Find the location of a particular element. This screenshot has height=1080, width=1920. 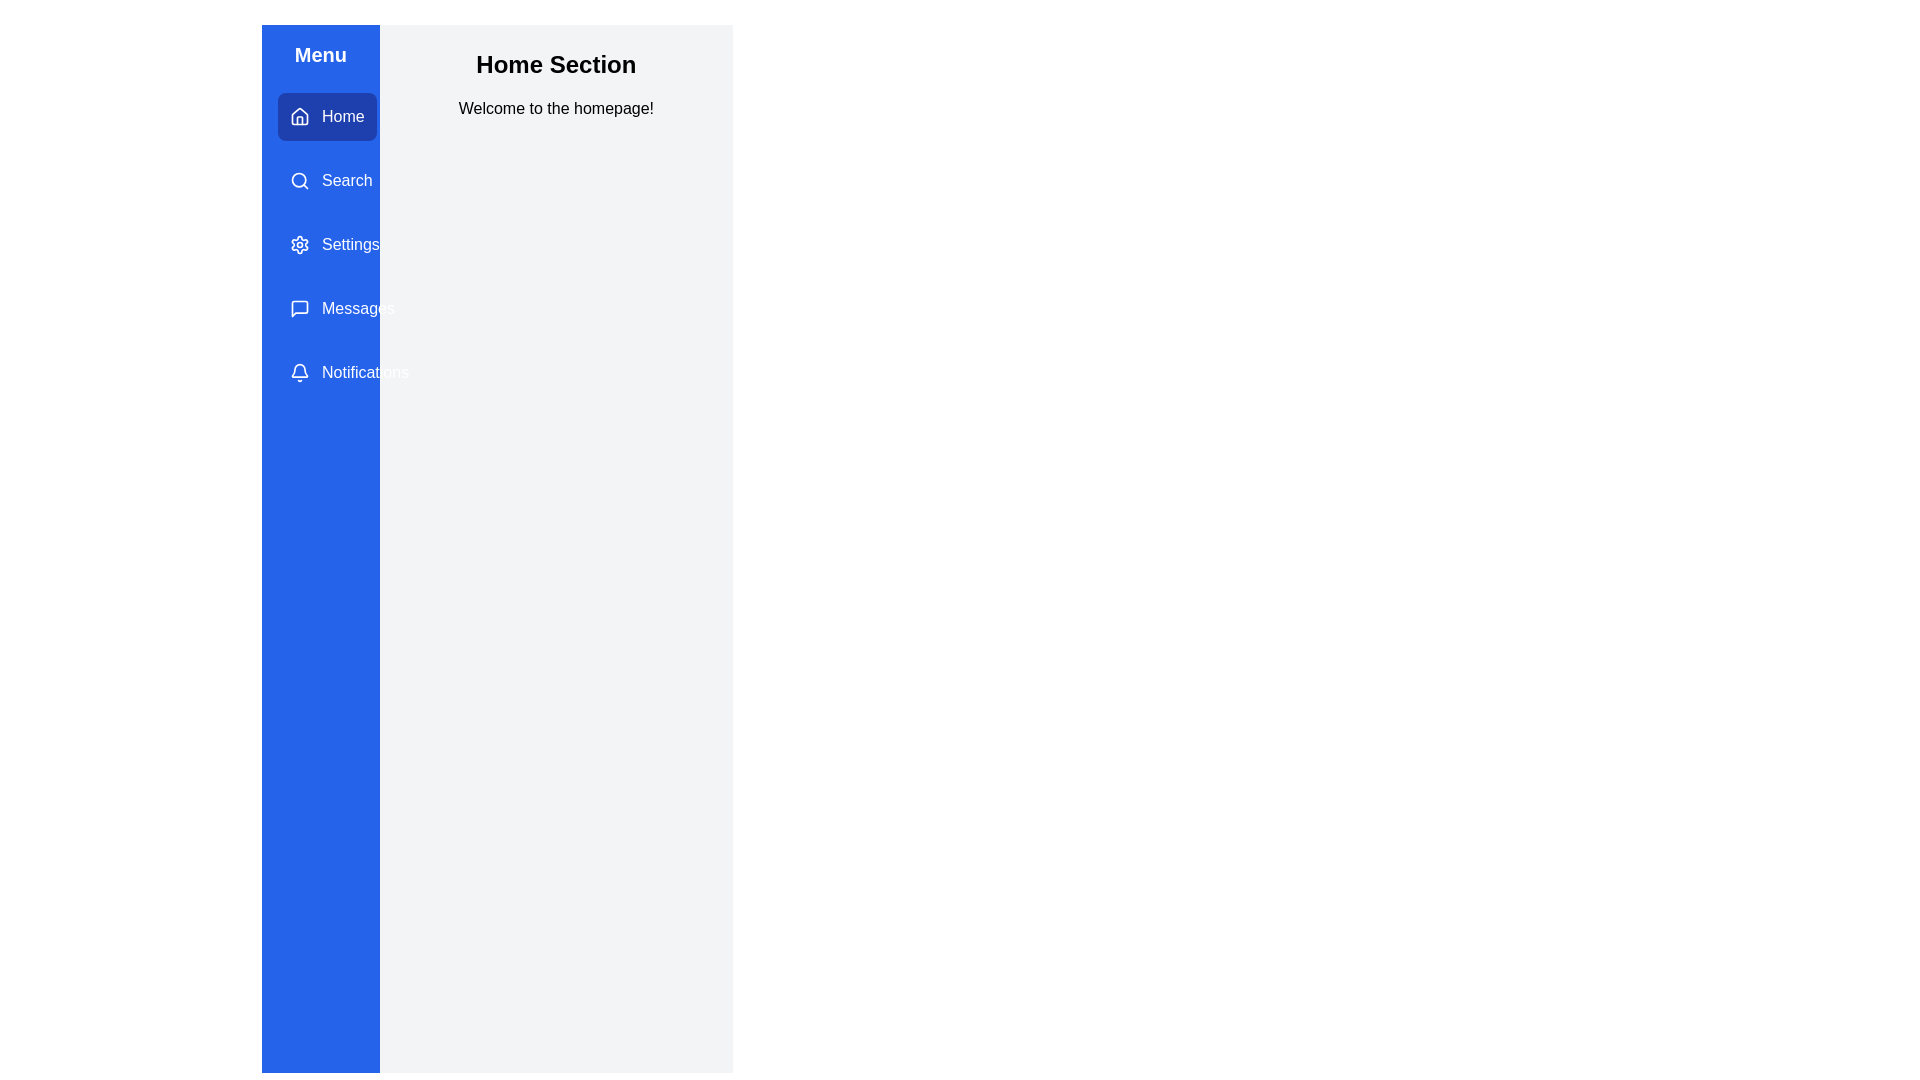

the 'Settings' text label in the navigation menu is located at coordinates (350, 244).